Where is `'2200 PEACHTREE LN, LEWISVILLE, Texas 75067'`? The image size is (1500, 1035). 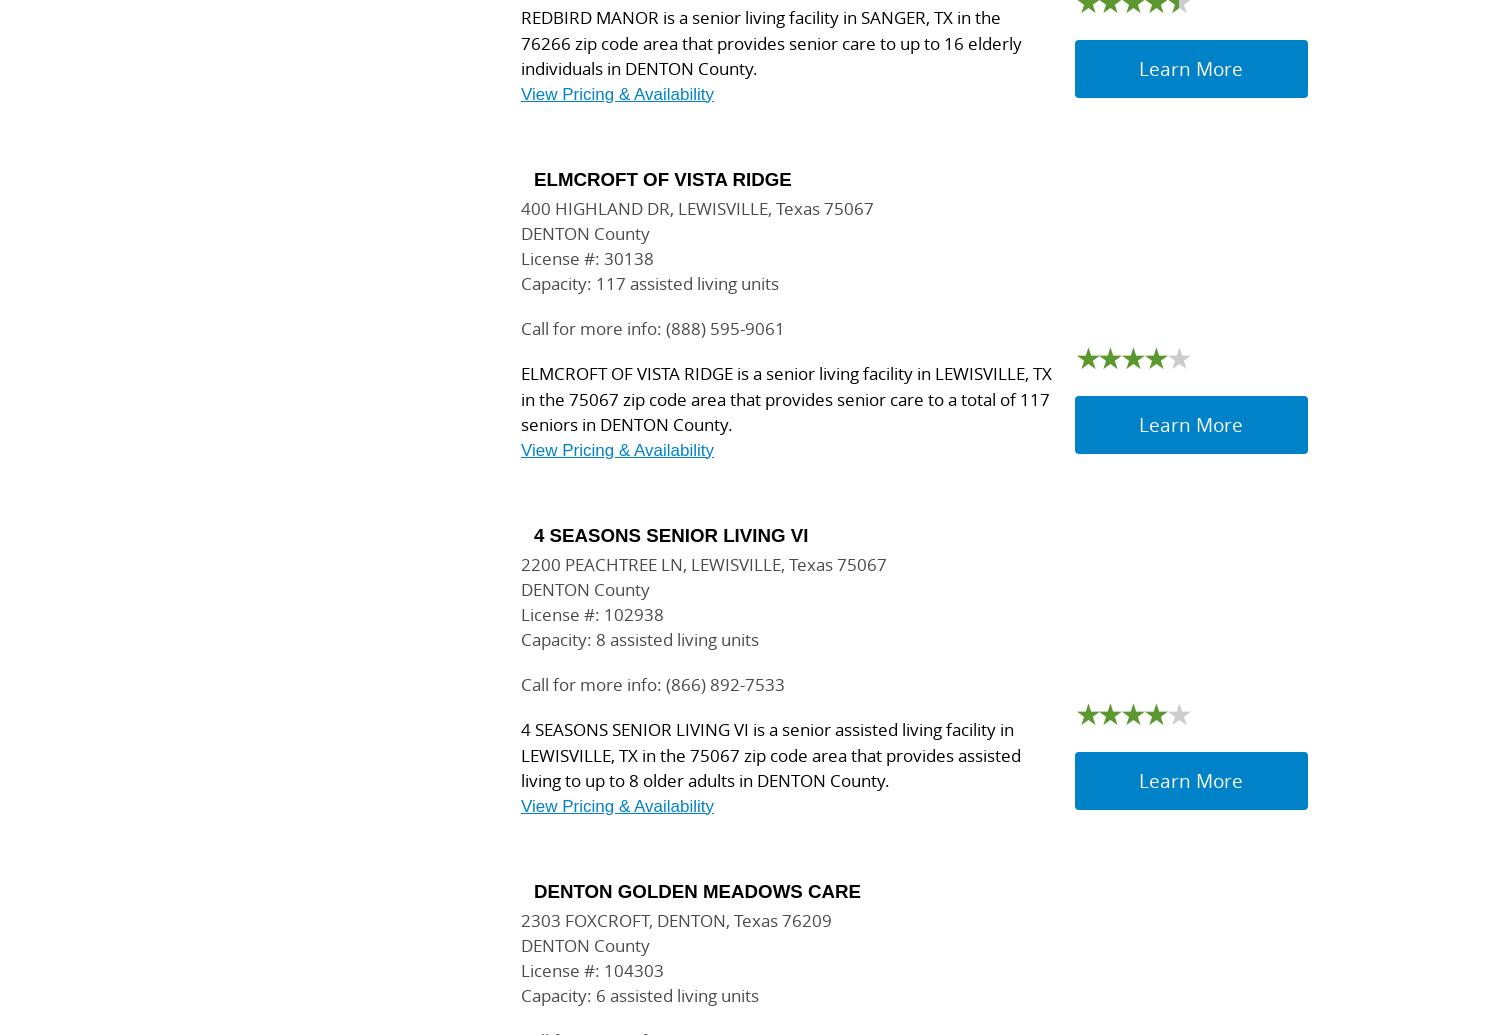
'2200 PEACHTREE LN, LEWISVILLE, Texas 75067' is located at coordinates (702, 563).